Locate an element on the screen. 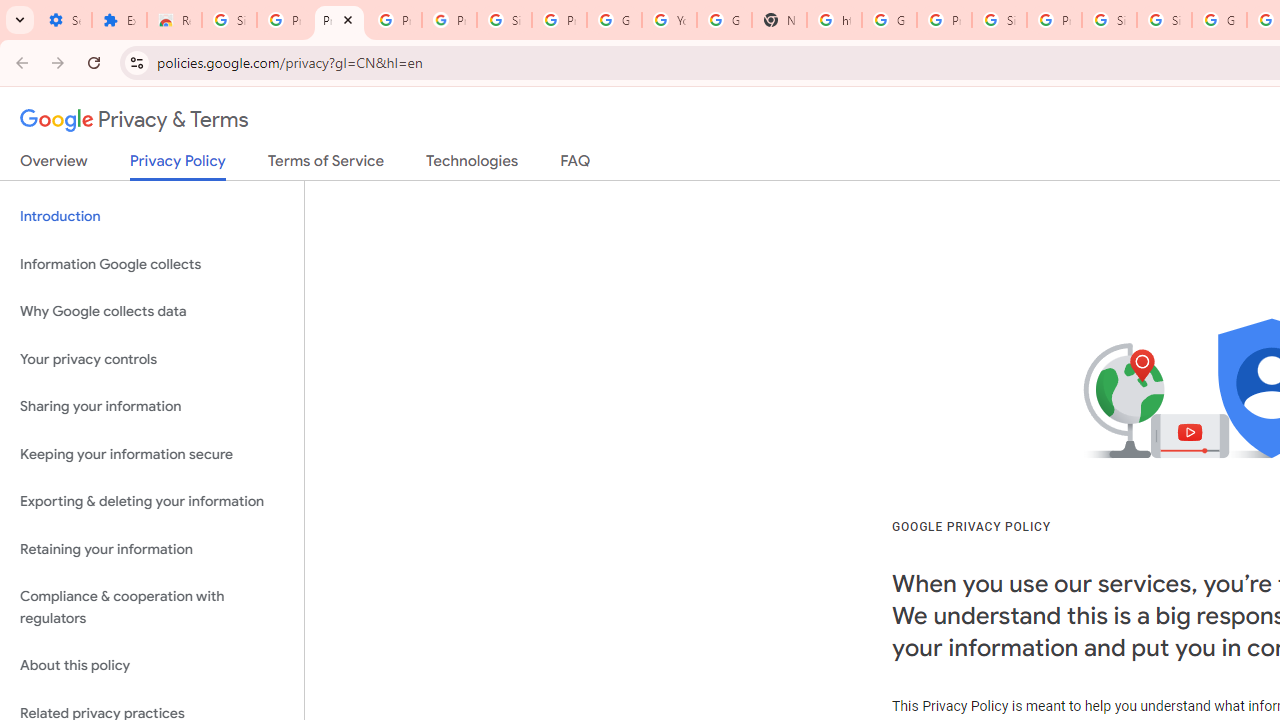 The height and width of the screenshot is (720, 1280). 'Sharing your information' is located at coordinates (151, 406).